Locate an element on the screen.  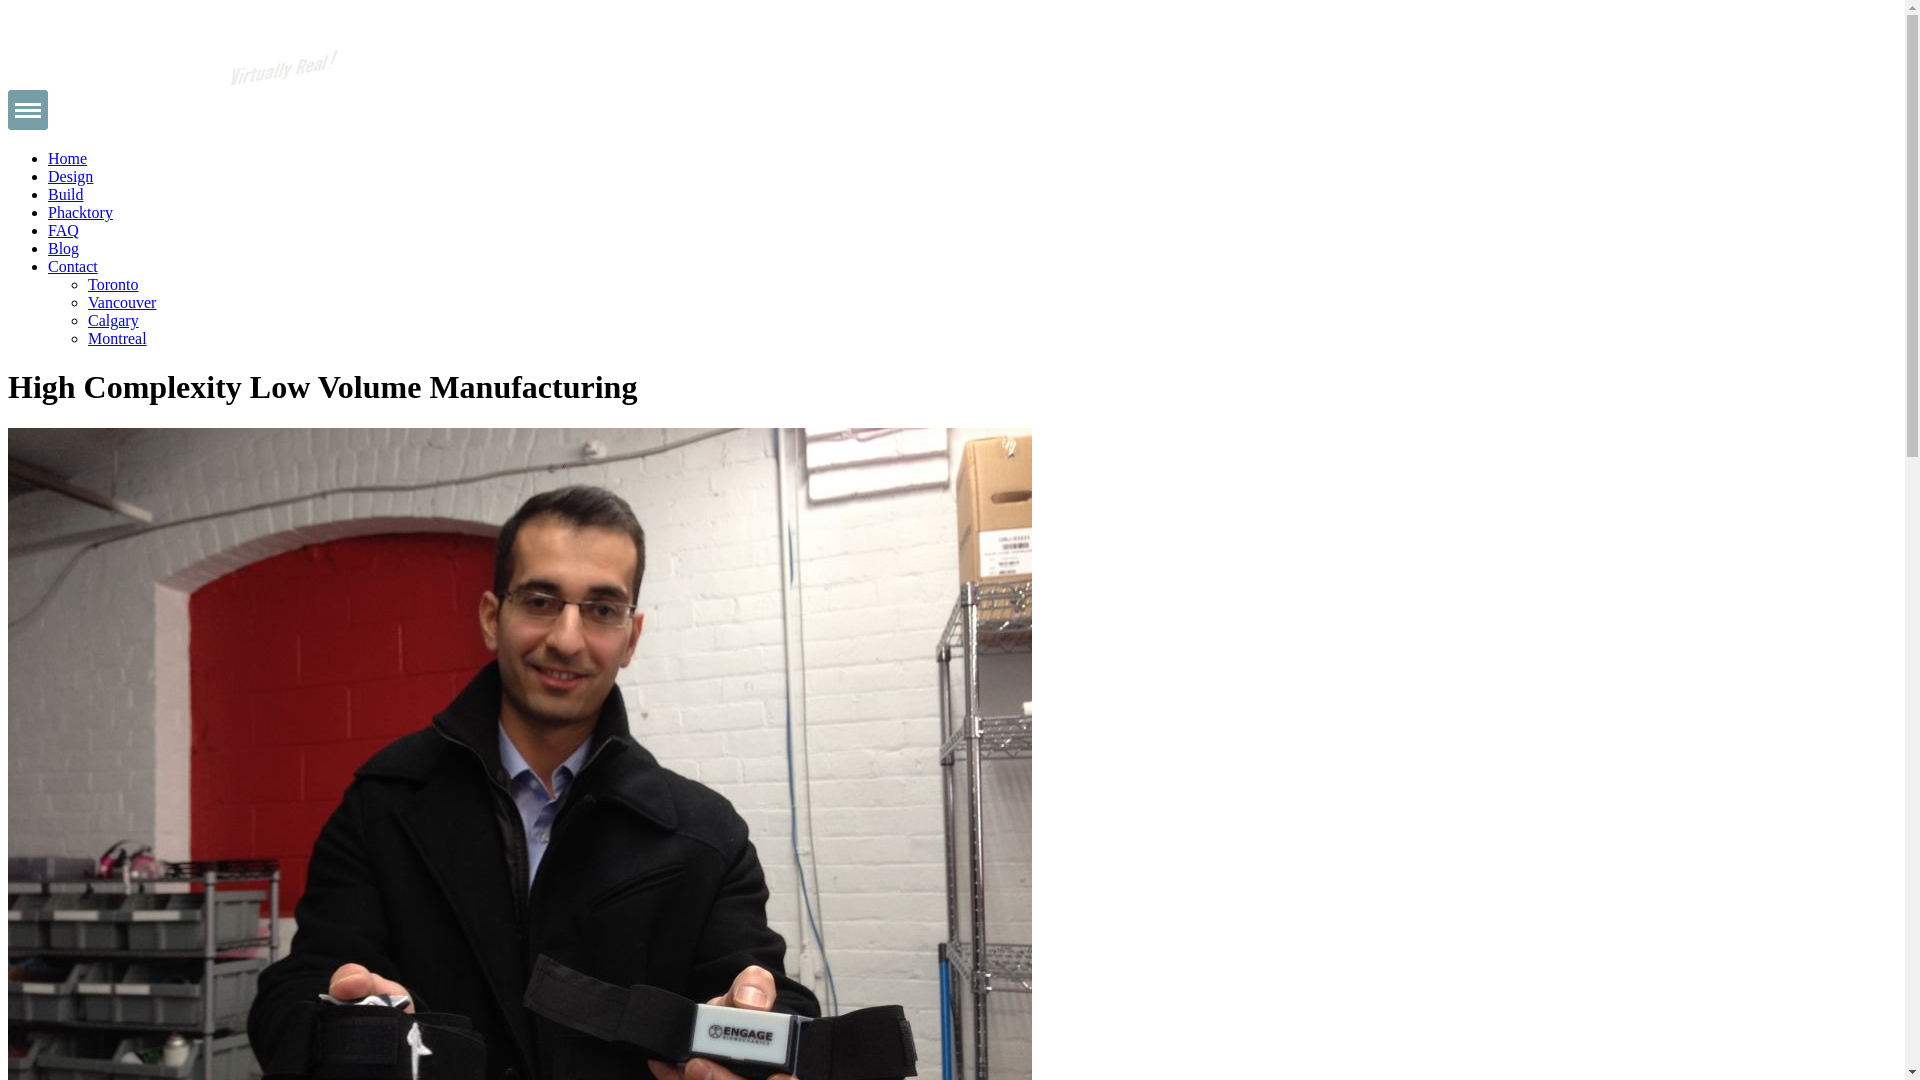
'FAQ' is located at coordinates (63, 229).